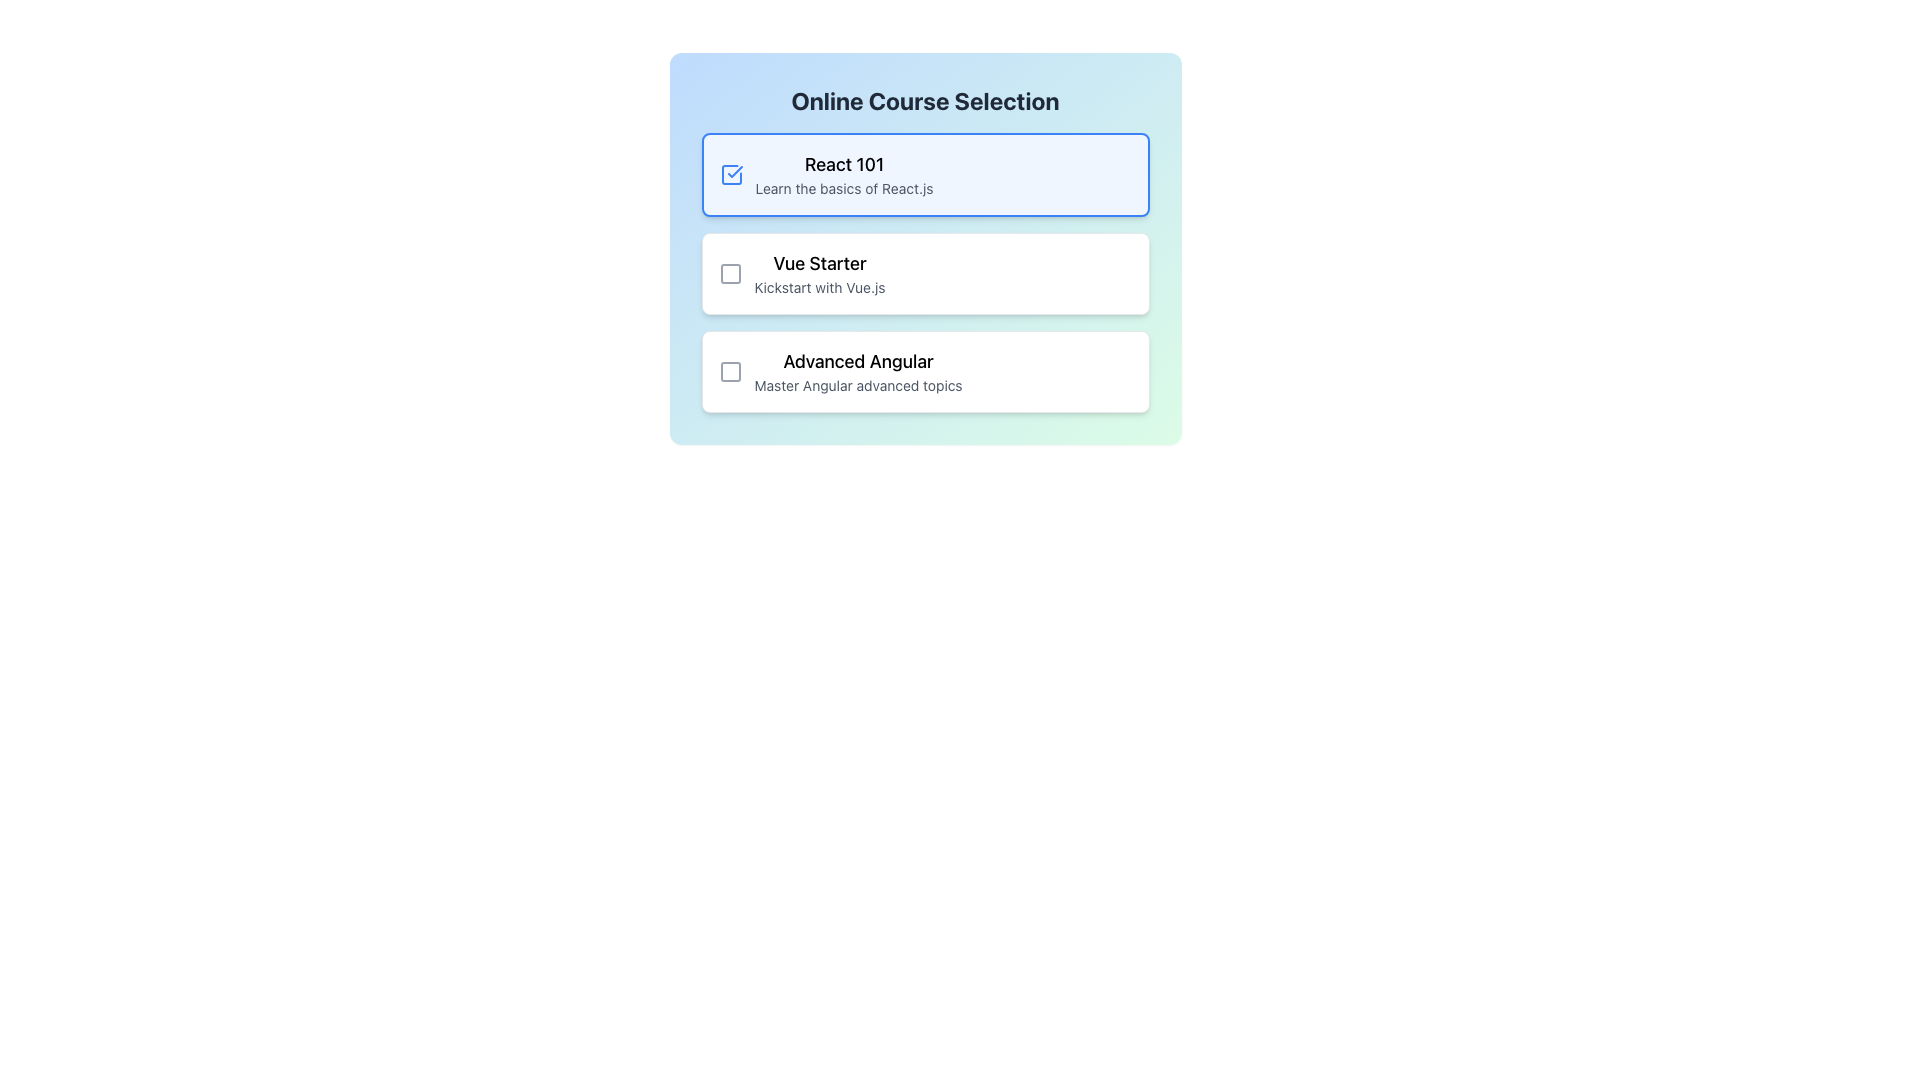 The image size is (1920, 1080). I want to click on the static text-based informational component that describes the 'Vue Starter' course, which is the second option in the 'Online Course Selection' section, so click(820, 273).